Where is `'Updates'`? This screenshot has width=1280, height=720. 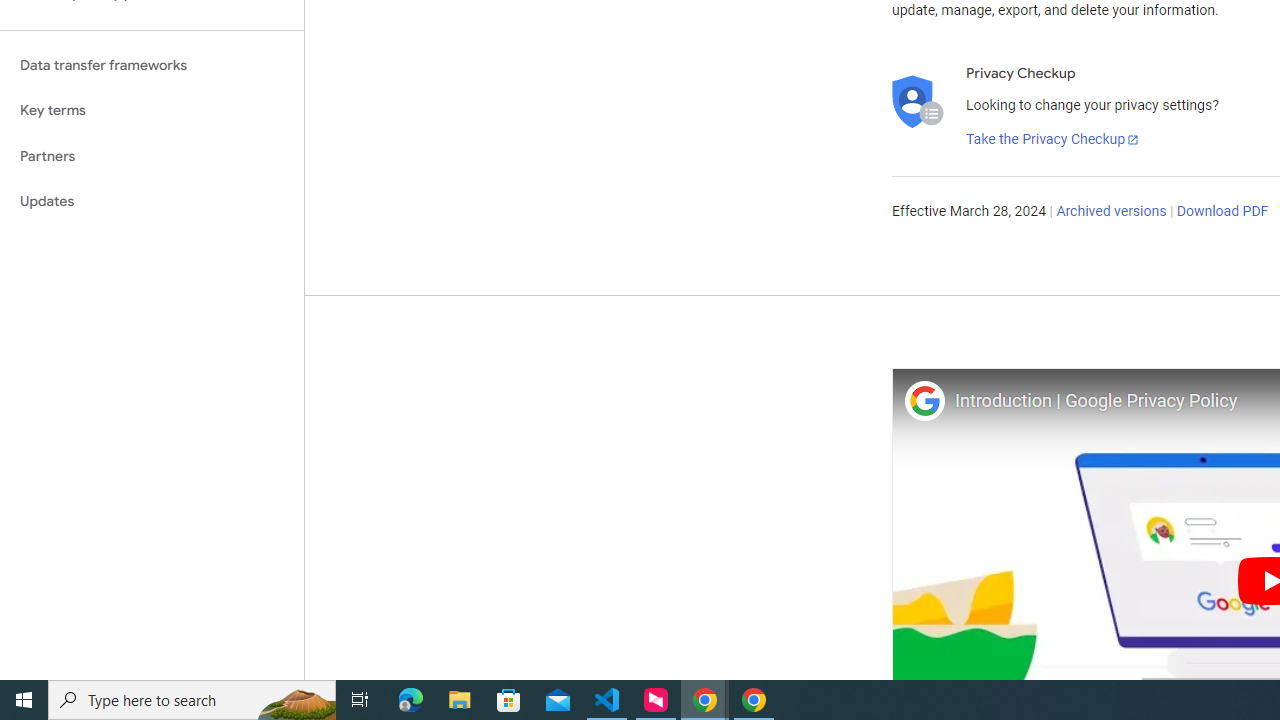
'Updates' is located at coordinates (151, 201).